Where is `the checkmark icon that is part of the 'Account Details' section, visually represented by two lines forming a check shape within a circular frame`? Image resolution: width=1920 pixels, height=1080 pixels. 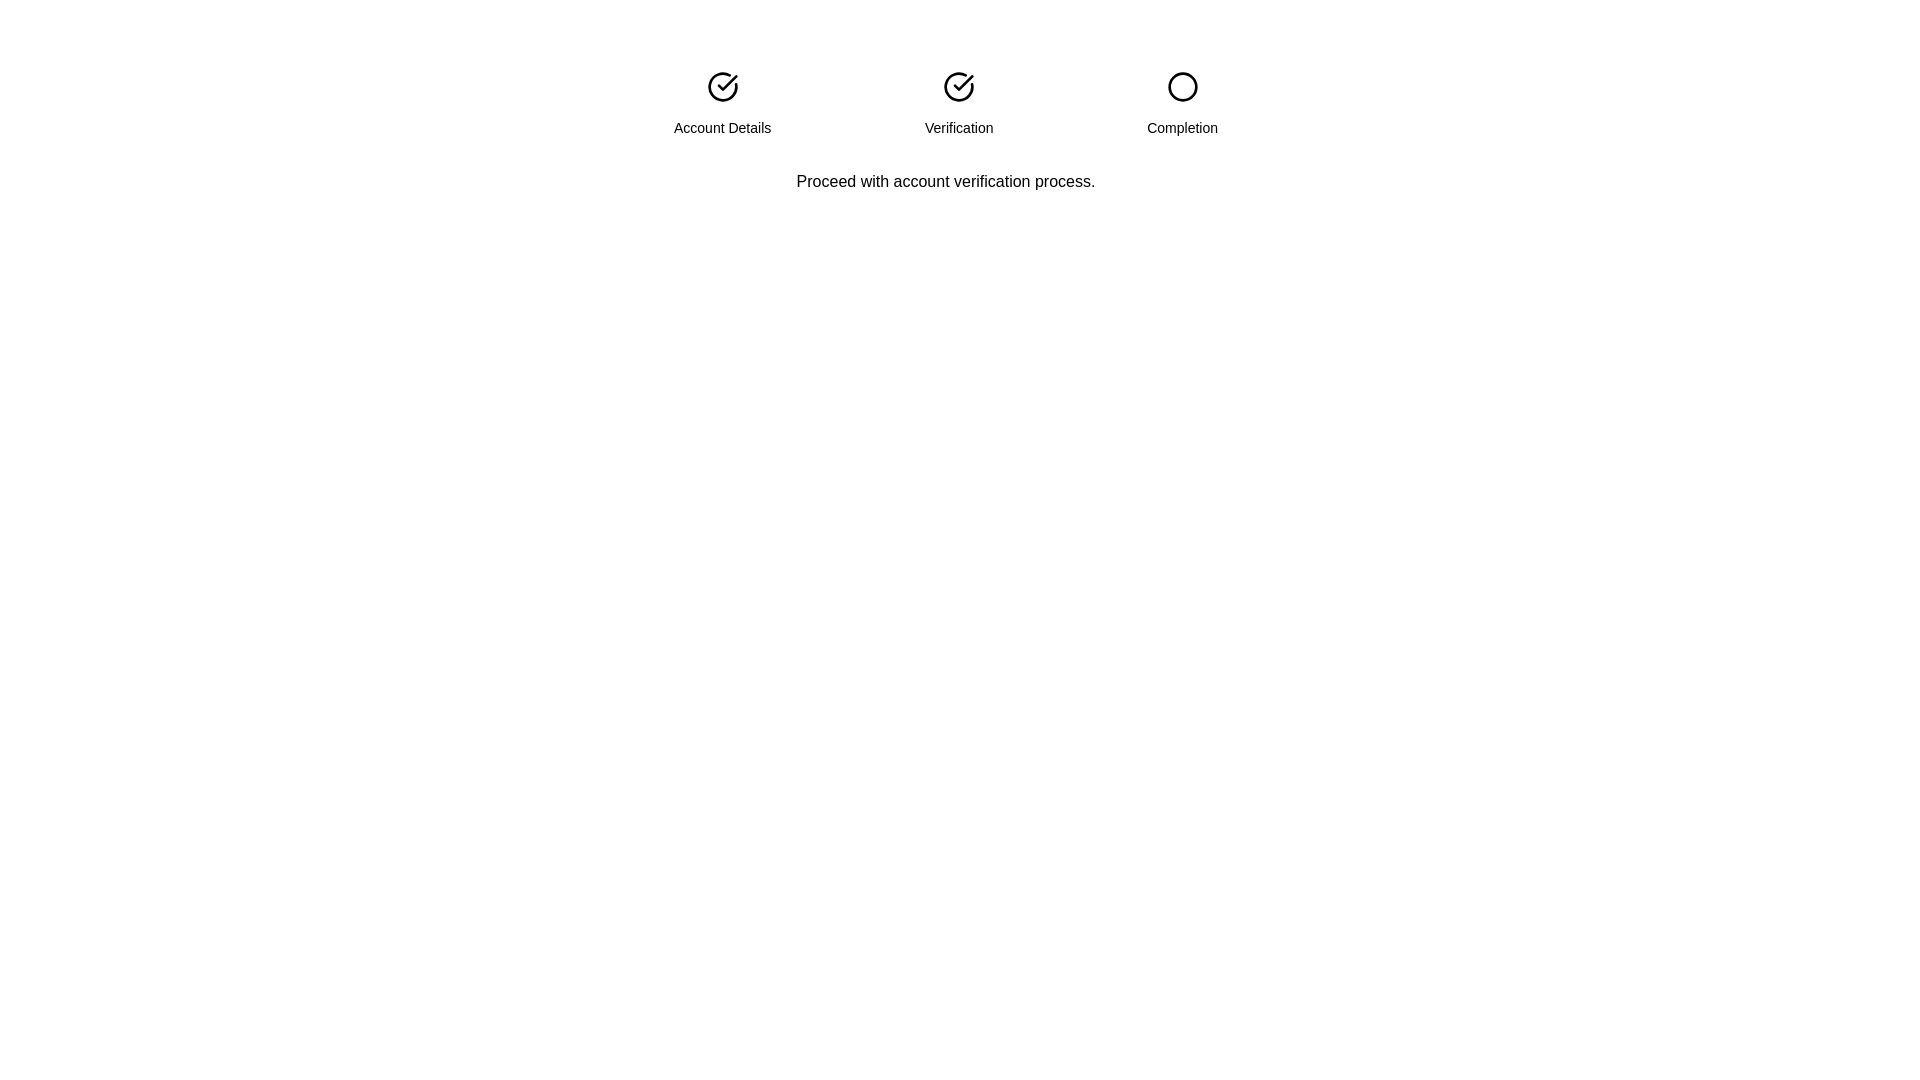 the checkmark icon that is part of the 'Account Details' section, visually represented by two lines forming a check shape within a circular frame is located at coordinates (726, 82).